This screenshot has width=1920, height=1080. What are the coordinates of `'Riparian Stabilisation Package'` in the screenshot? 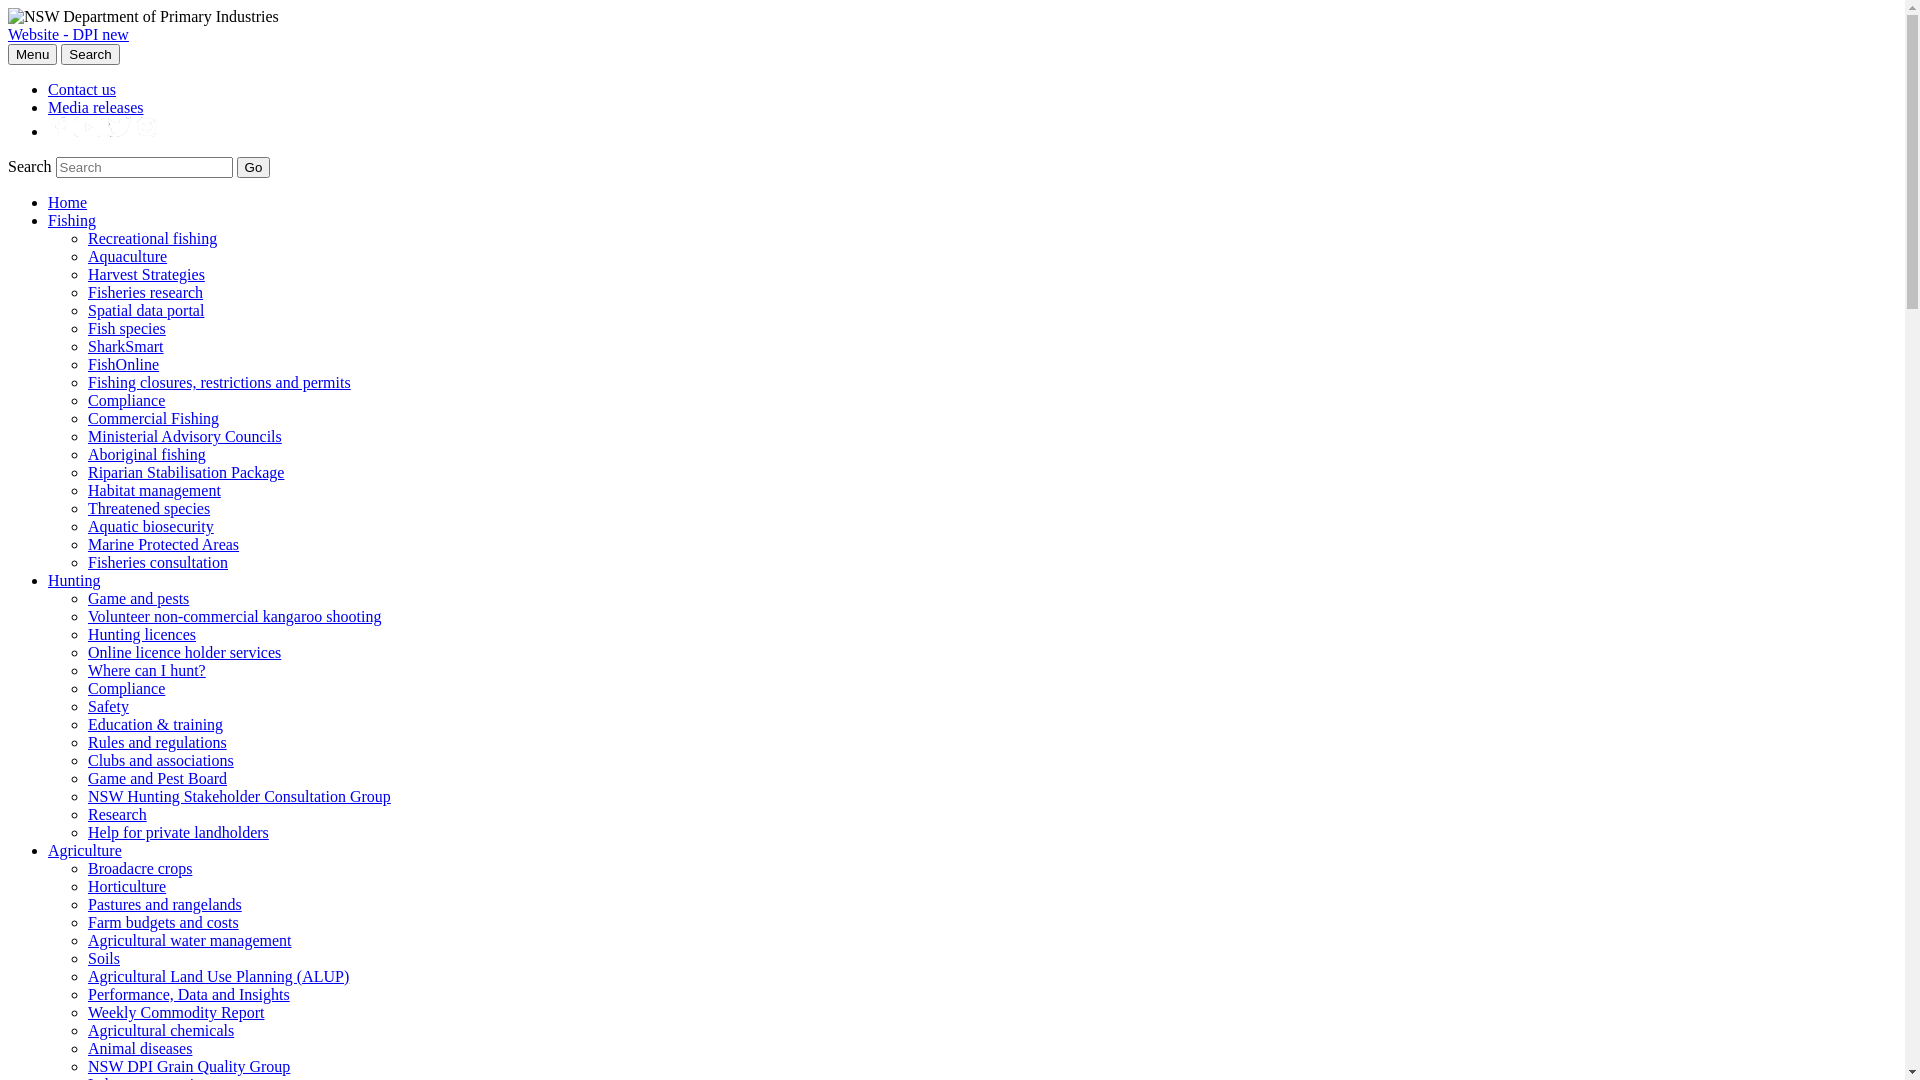 It's located at (86, 472).